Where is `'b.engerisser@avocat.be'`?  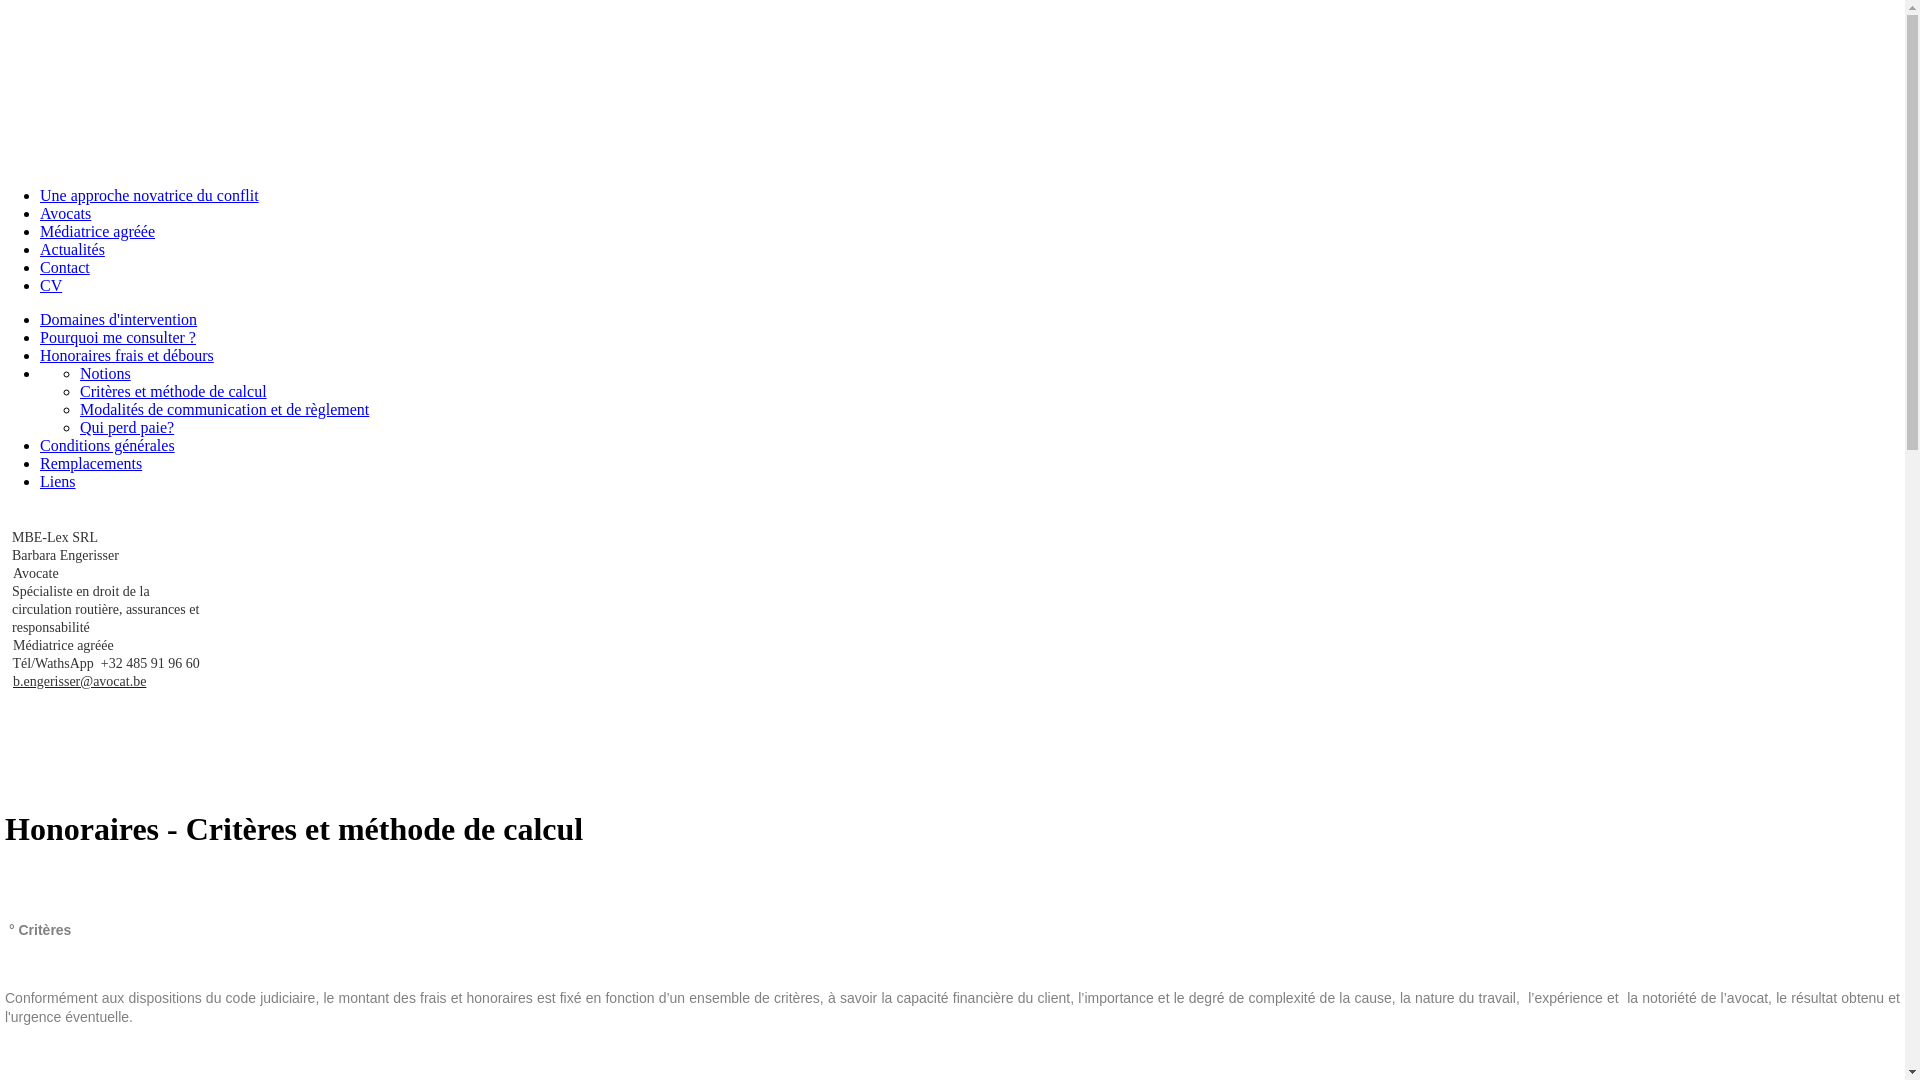
'b.engerisser@avocat.be' is located at coordinates (79, 680).